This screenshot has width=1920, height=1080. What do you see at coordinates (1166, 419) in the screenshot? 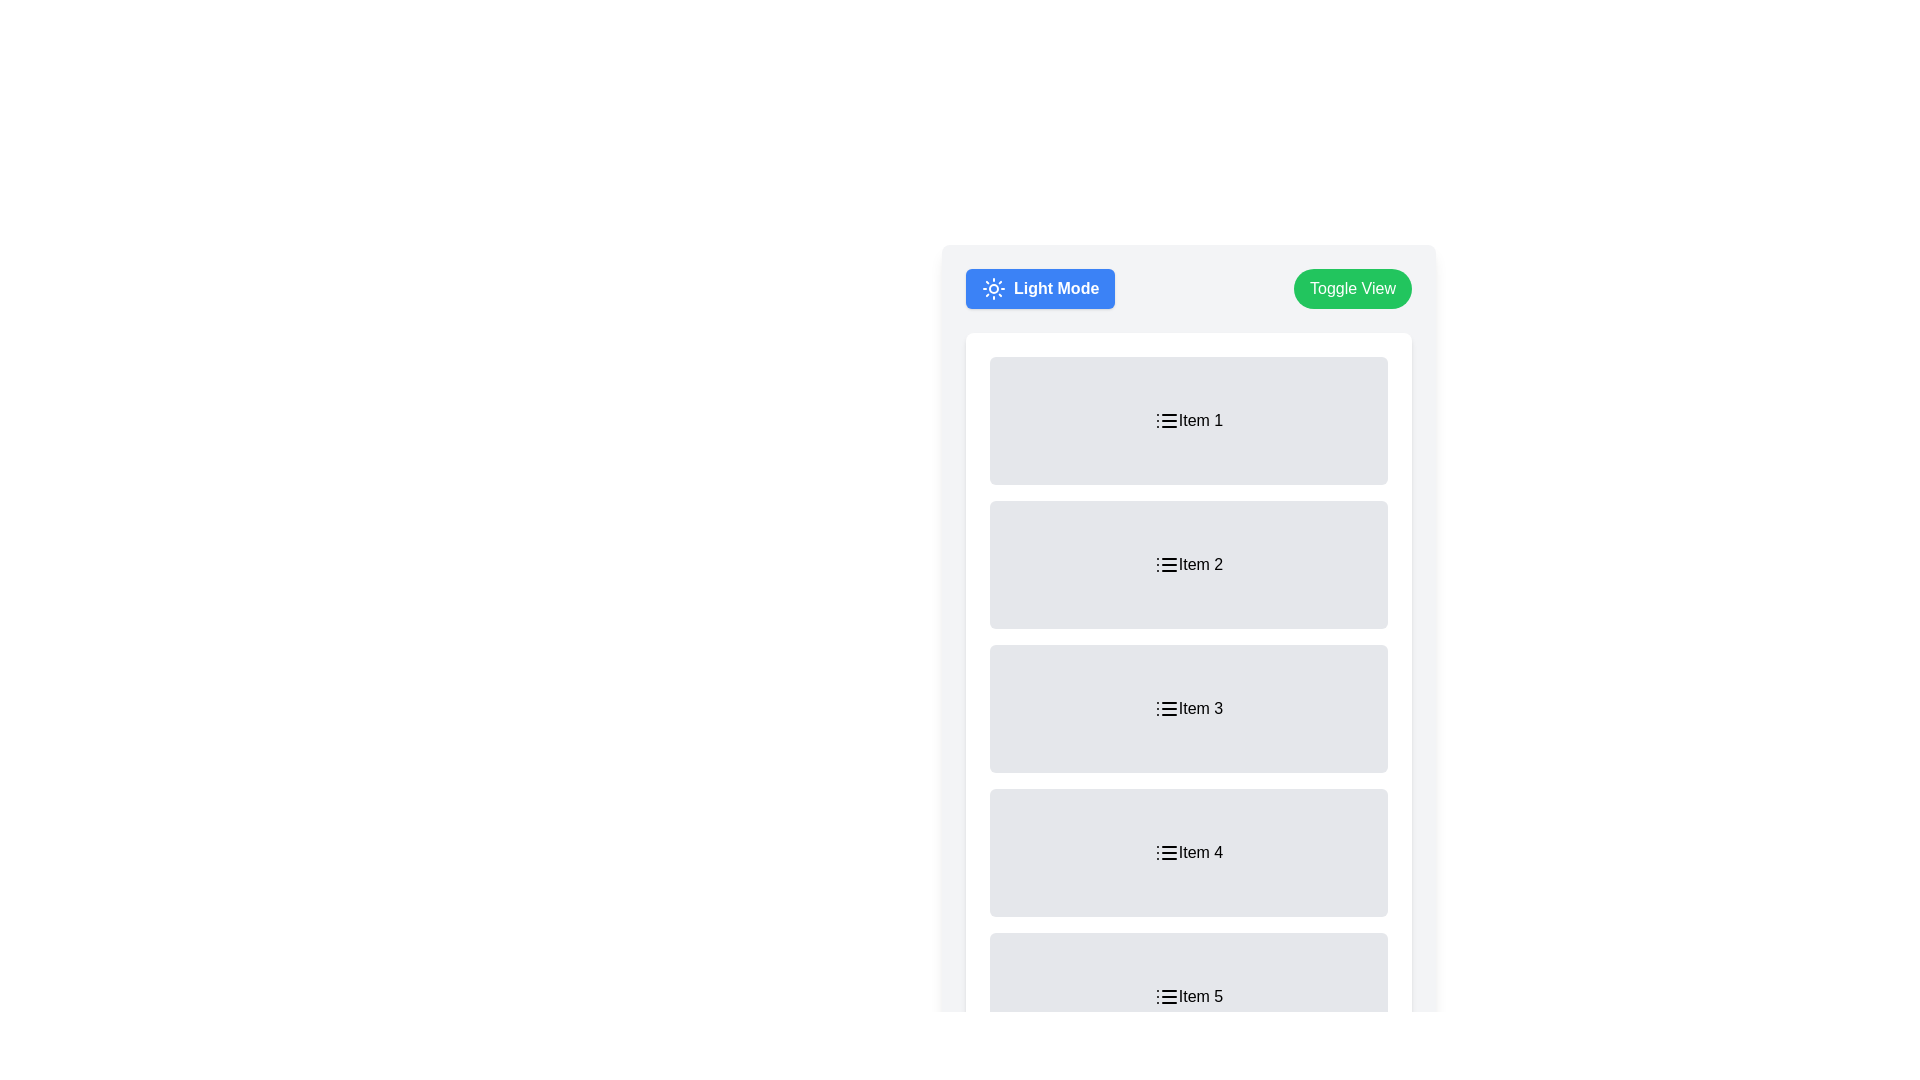
I see `the icon located at the left center of the 'Item 1' card` at bounding box center [1166, 419].